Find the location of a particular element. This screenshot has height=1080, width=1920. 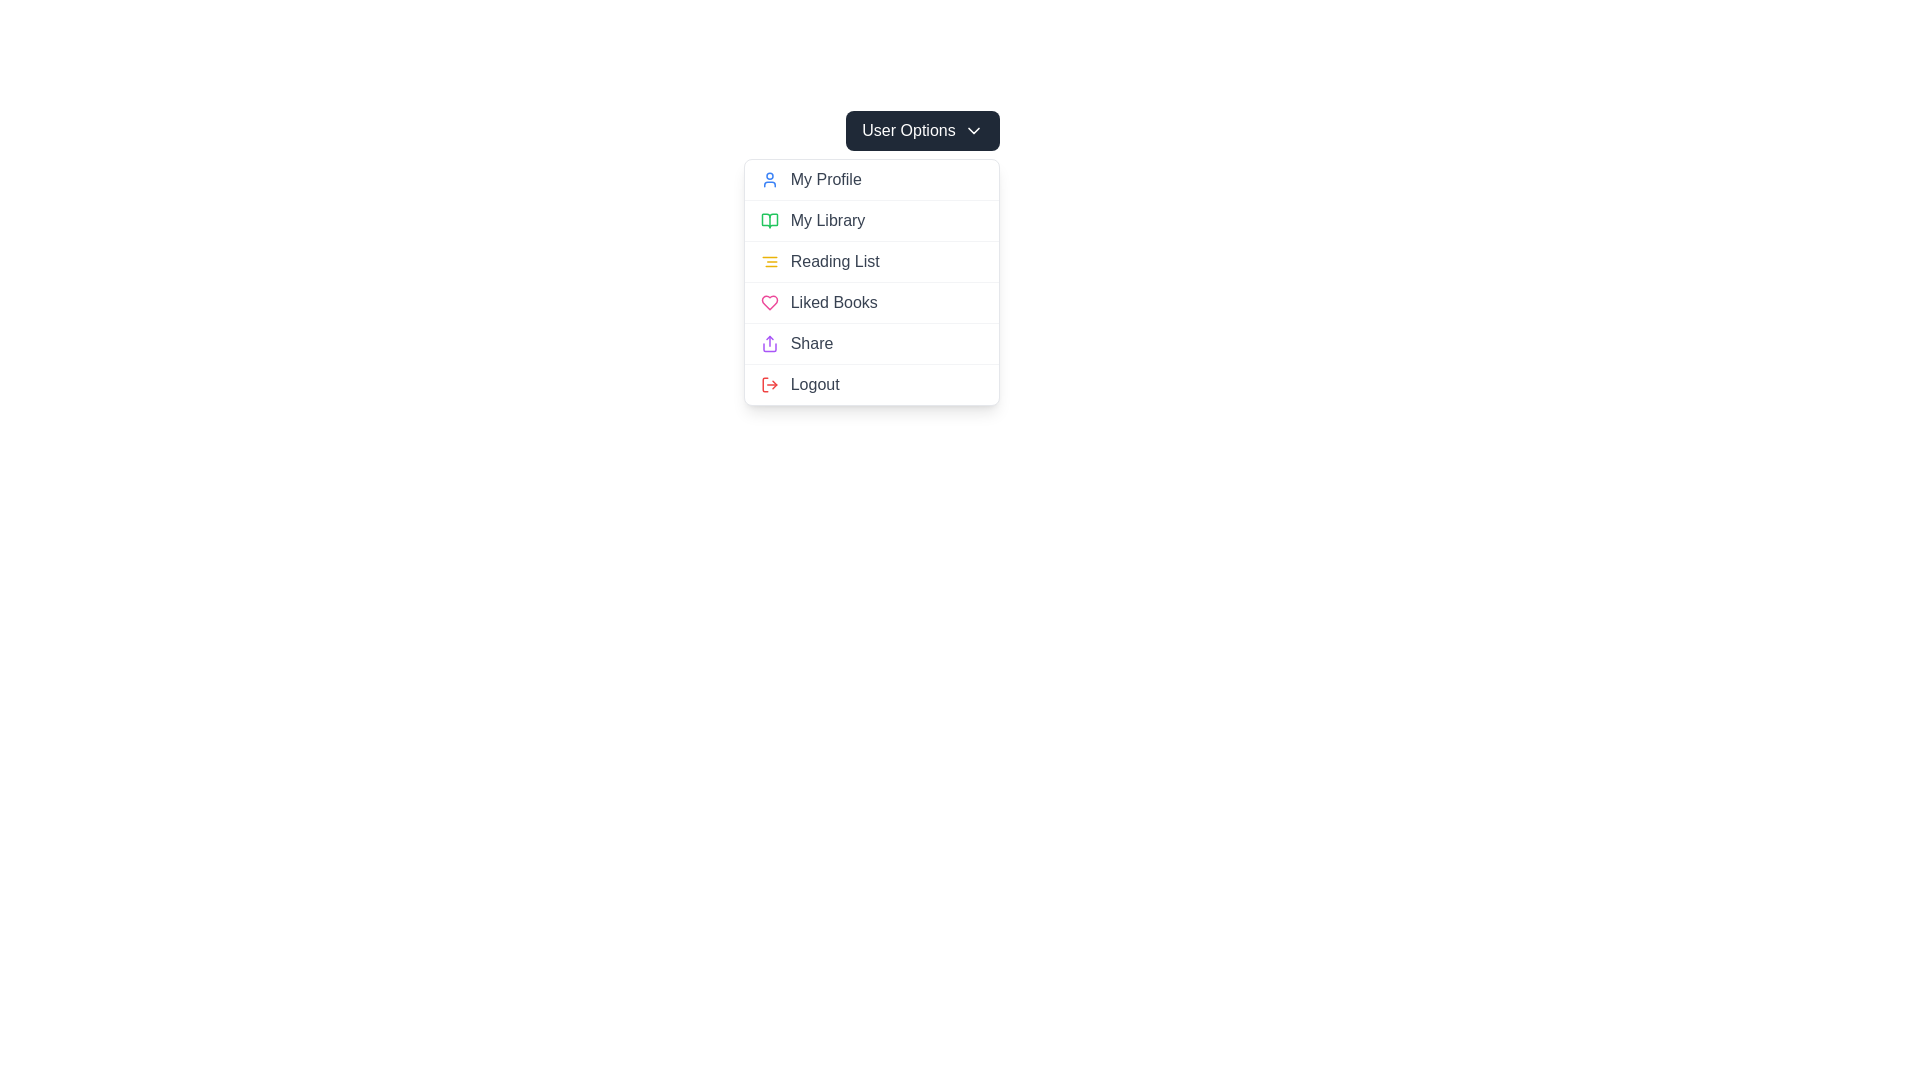

the 'Logout' button at the bottom of the vertical menu is located at coordinates (871, 384).